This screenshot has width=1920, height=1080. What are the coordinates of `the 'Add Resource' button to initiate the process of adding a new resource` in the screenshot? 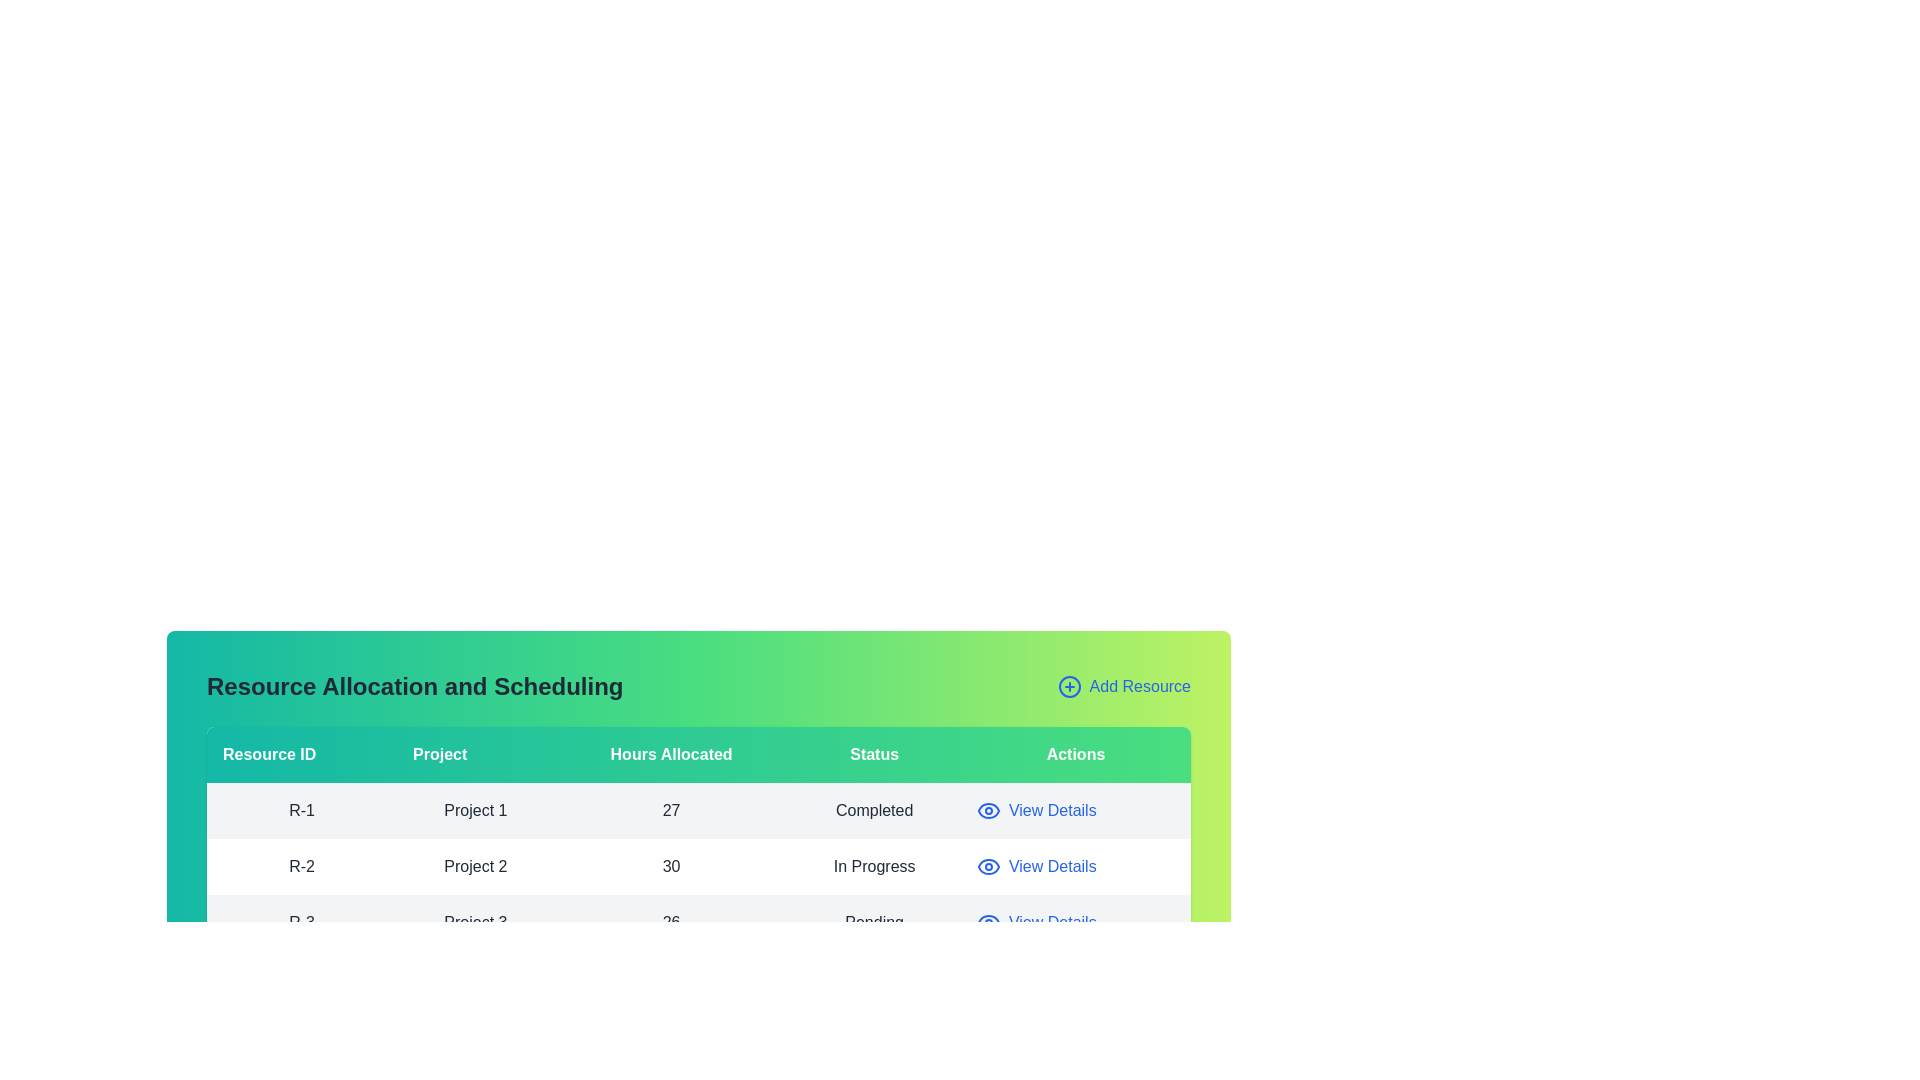 It's located at (1123, 685).